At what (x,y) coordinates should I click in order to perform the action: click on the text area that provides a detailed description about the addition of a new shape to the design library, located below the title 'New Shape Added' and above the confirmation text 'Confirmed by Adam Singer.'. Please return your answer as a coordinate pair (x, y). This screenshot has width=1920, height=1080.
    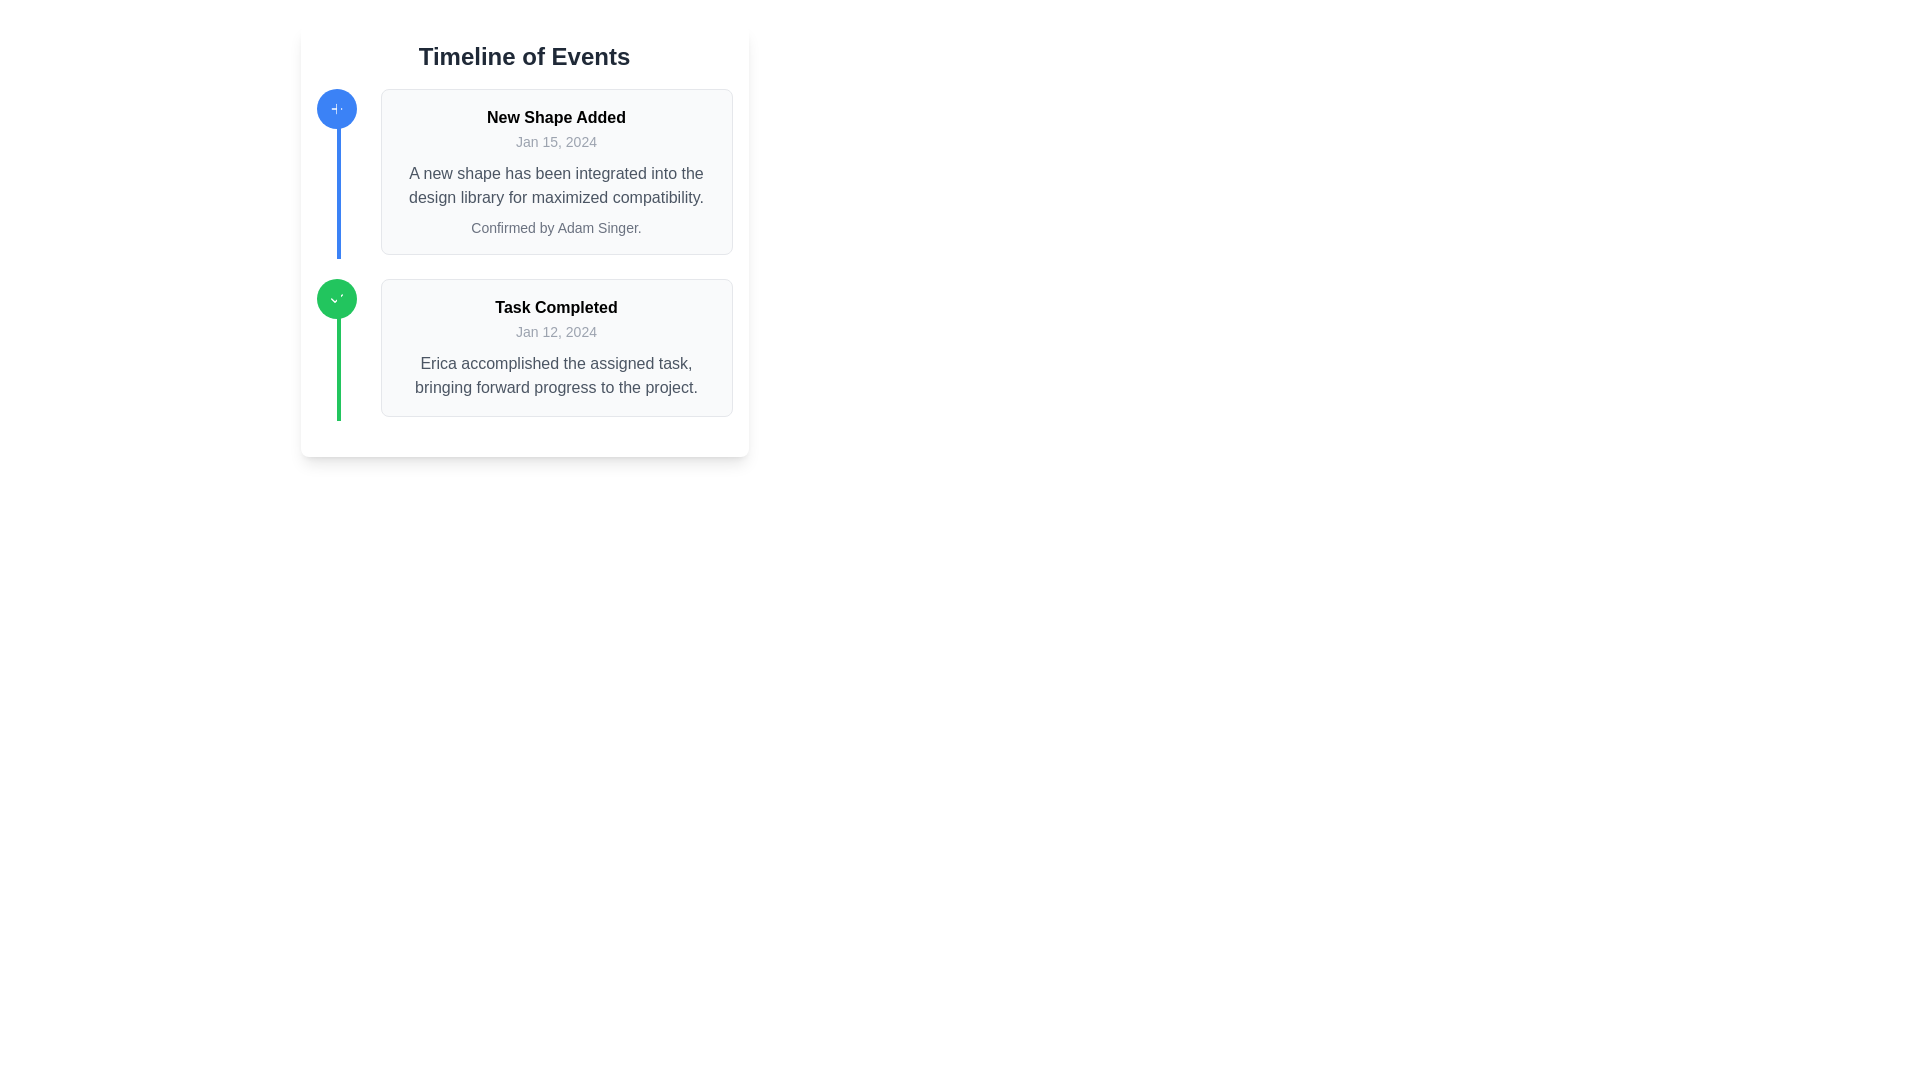
    Looking at the image, I should click on (556, 185).